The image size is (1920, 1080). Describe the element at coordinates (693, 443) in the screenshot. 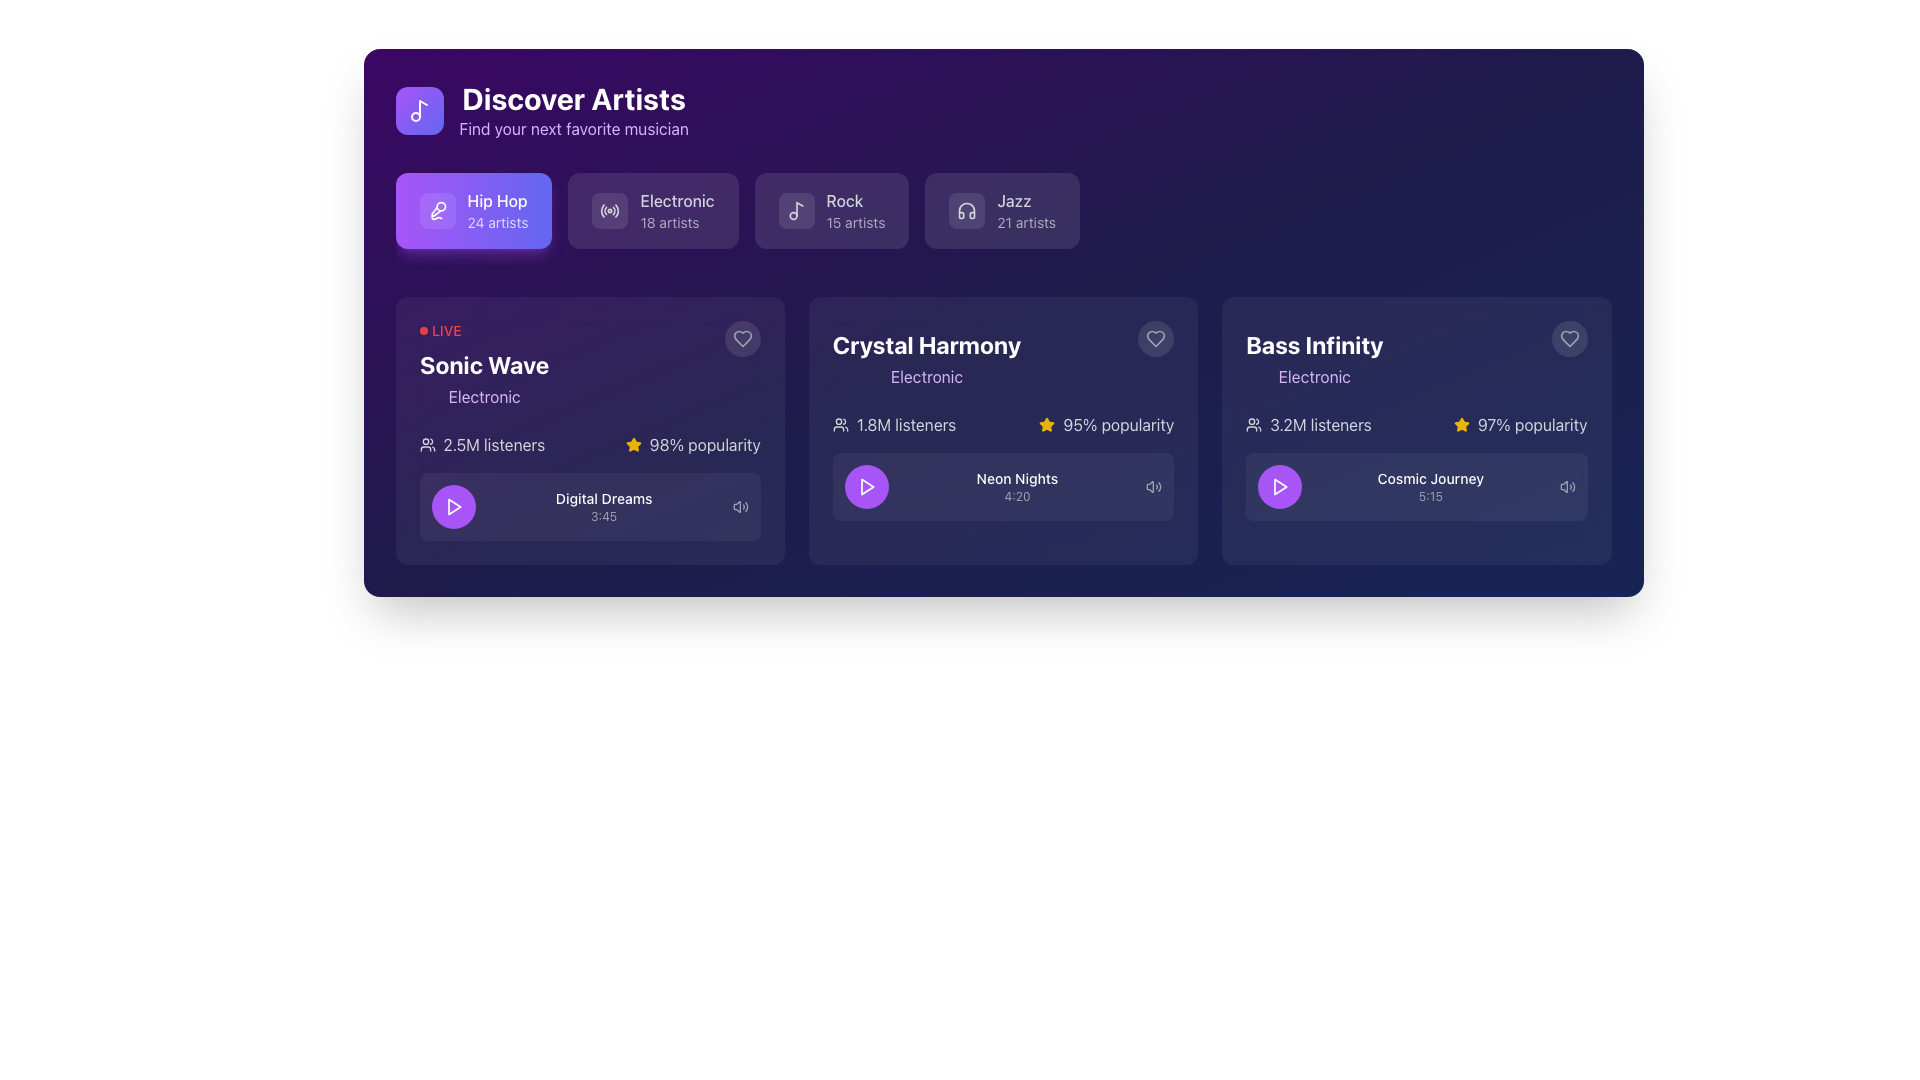

I see `the popularity metric text and accompanying icon located in the bottom-right portion of the first card, below the title 'Sonic Wave' and adjacent to '2.5M listeners'` at that location.